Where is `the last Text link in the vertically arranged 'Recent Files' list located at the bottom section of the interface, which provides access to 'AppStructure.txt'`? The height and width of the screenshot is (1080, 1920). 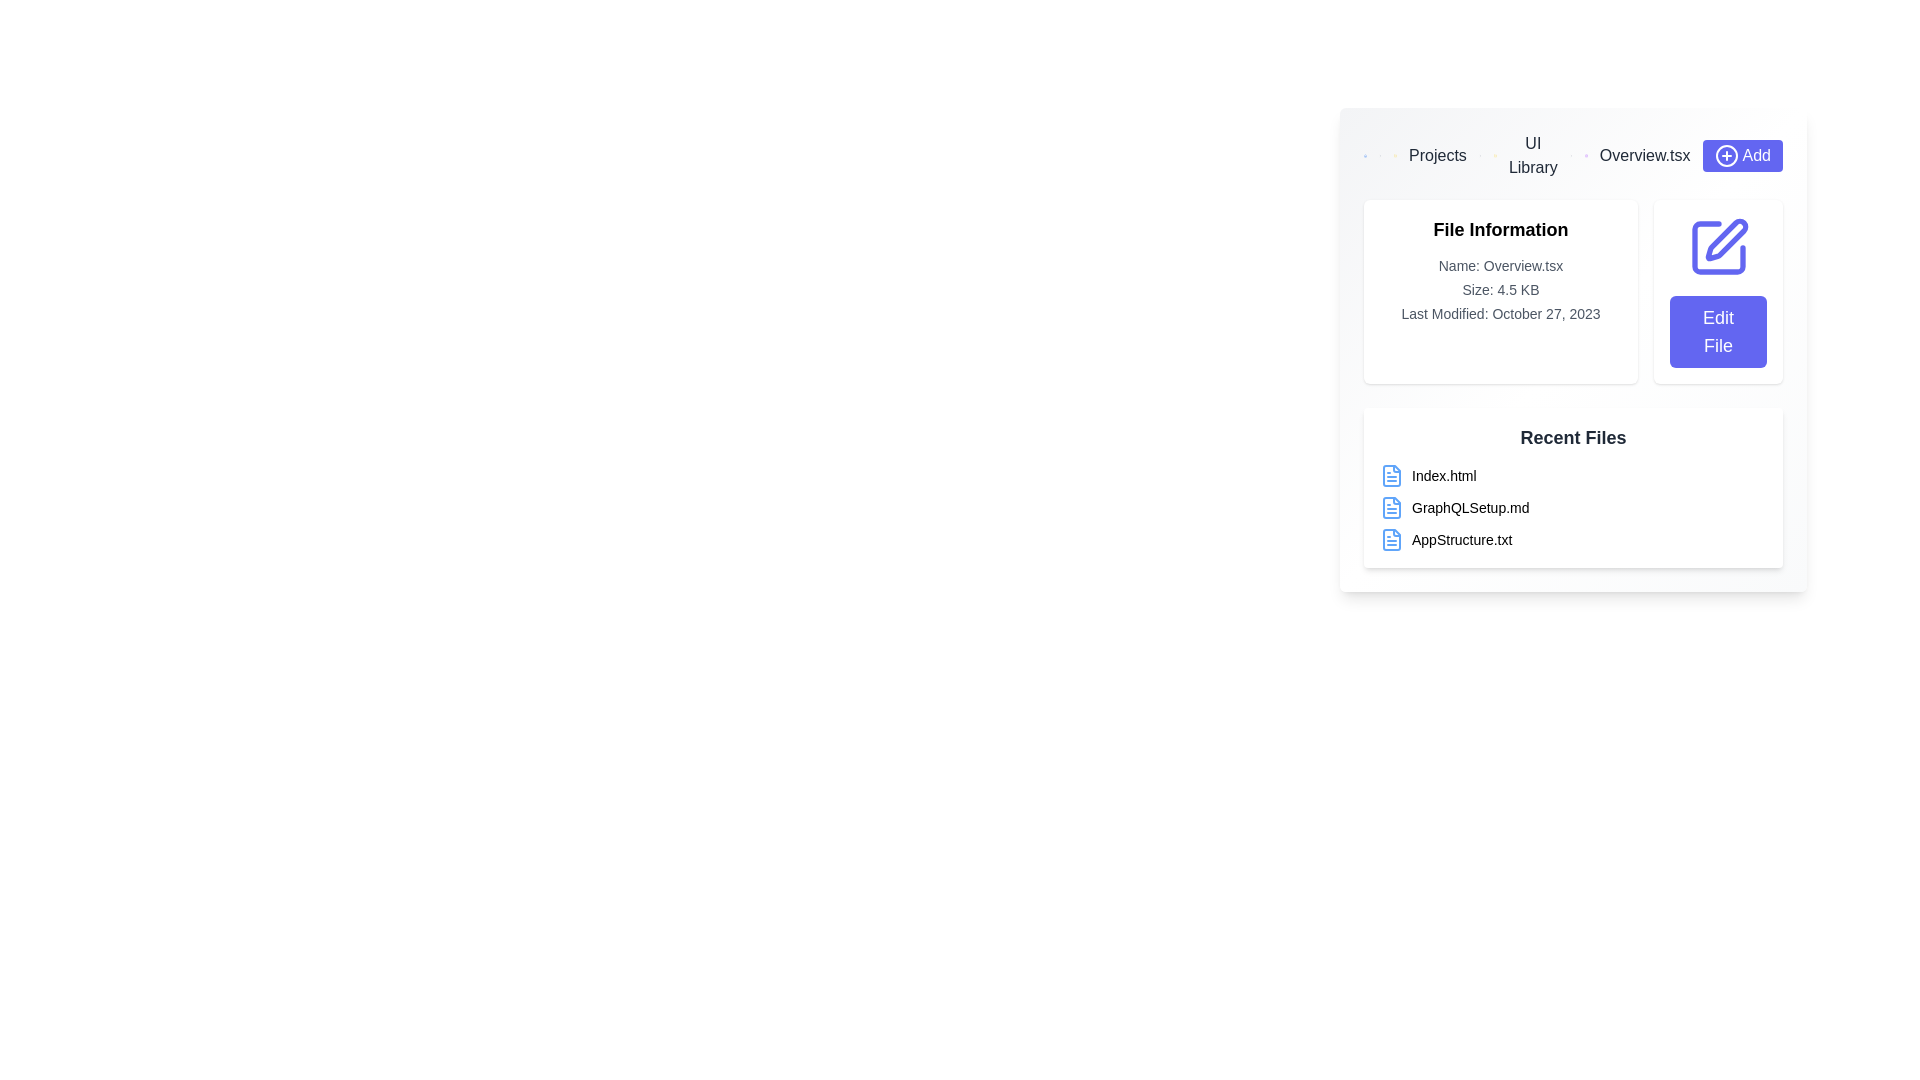
the last Text link in the vertically arranged 'Recent Files' list located at the bottom section of the interface, which provides access to 'AppStructure.txt' is located at coordinates (1462, 540).